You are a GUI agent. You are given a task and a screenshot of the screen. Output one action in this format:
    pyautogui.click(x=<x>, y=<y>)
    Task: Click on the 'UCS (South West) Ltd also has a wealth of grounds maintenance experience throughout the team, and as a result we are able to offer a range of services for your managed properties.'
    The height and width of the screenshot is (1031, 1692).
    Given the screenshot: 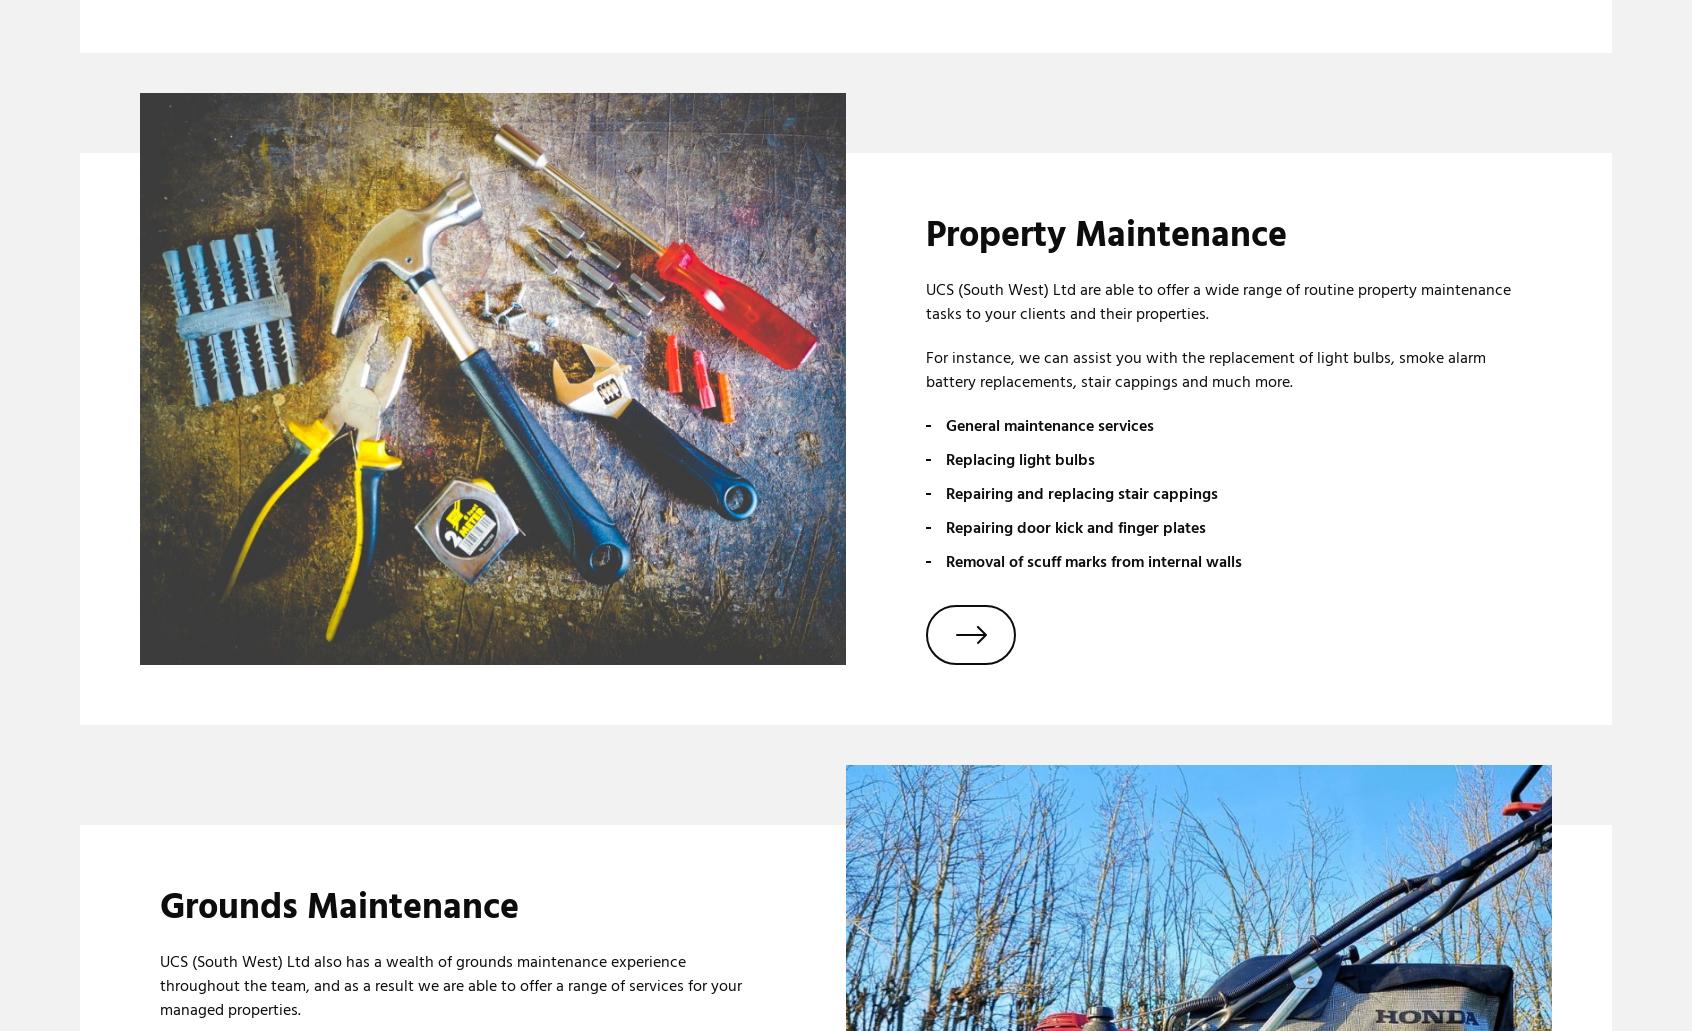 What is the action you would take?
    pyautogui.click(x=449, y=985)
    